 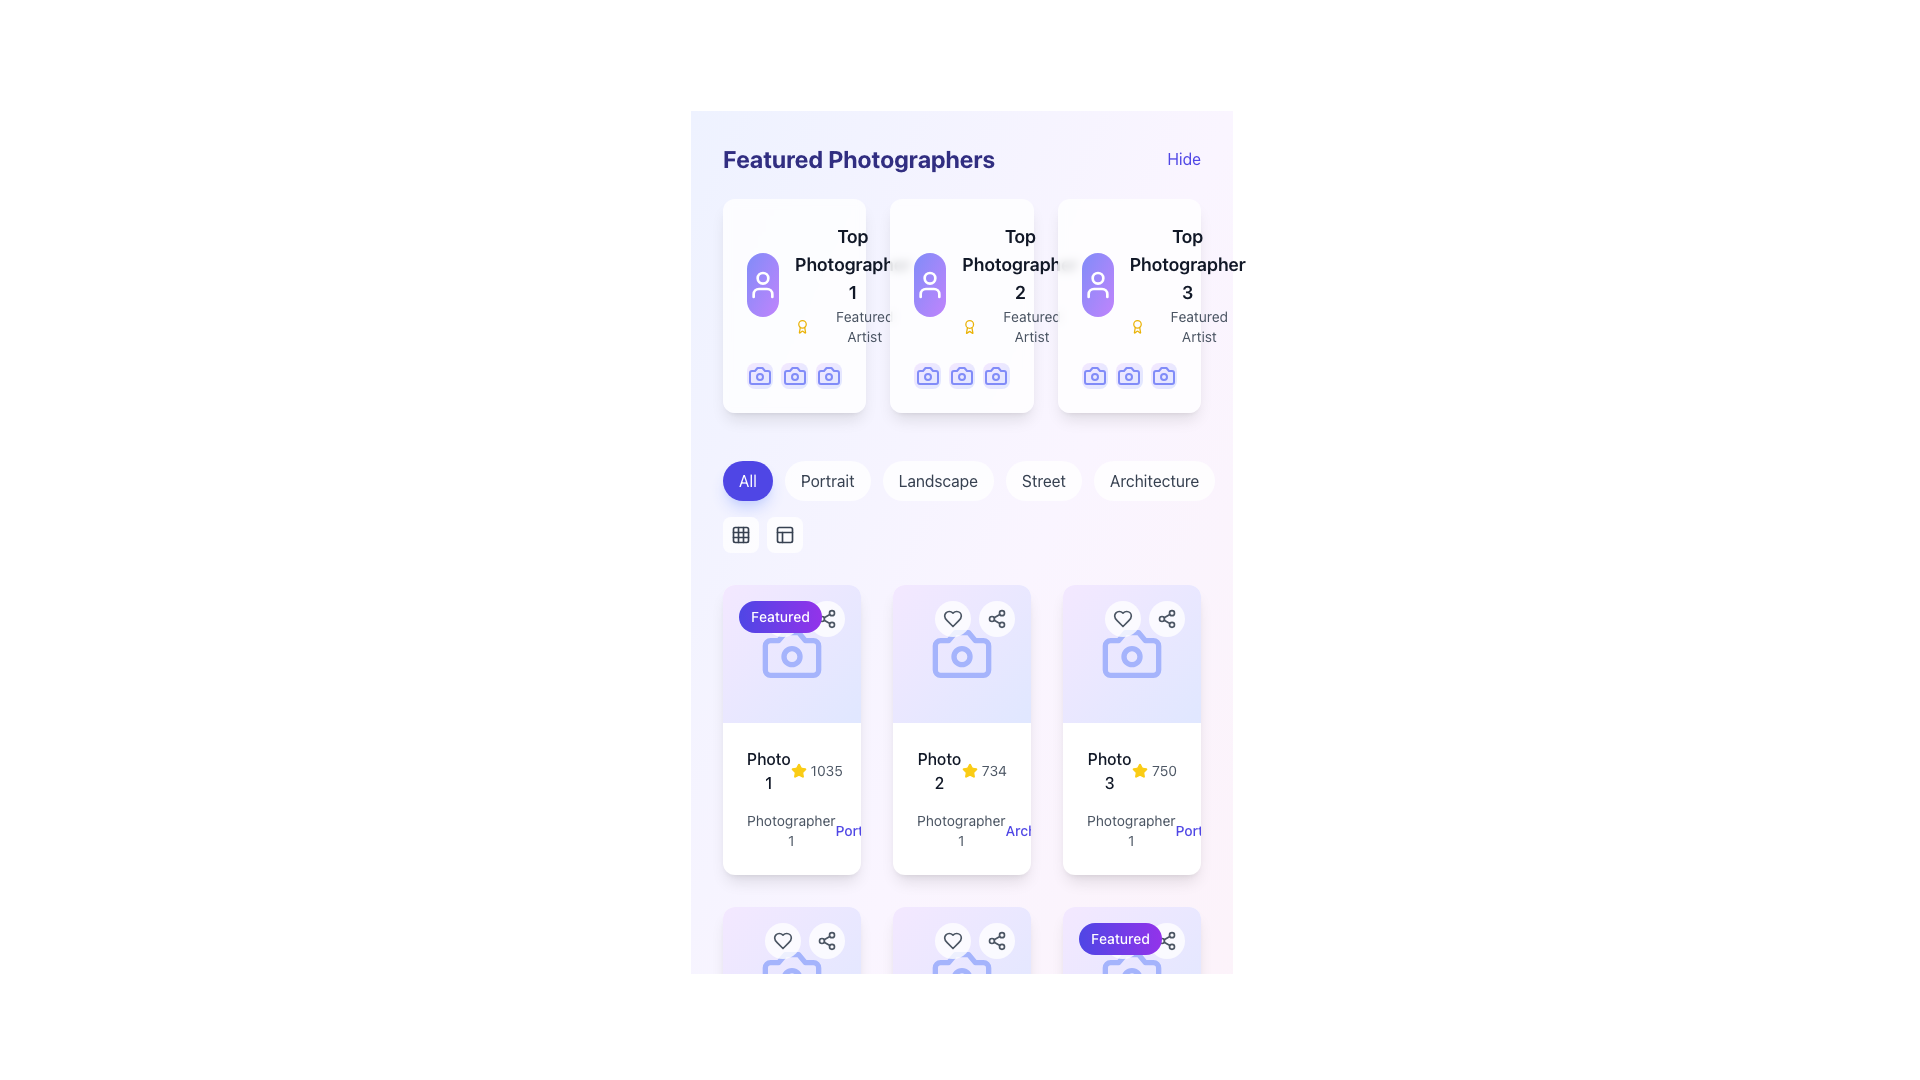 What do you see at coordinates (791, 974) in the screenshot?
I see `the SVG icon representing photography-related actions located in the fourth card from the left in the bottom row of a grid to initiate an interaction or view related content` at bounding box center [791, 974].